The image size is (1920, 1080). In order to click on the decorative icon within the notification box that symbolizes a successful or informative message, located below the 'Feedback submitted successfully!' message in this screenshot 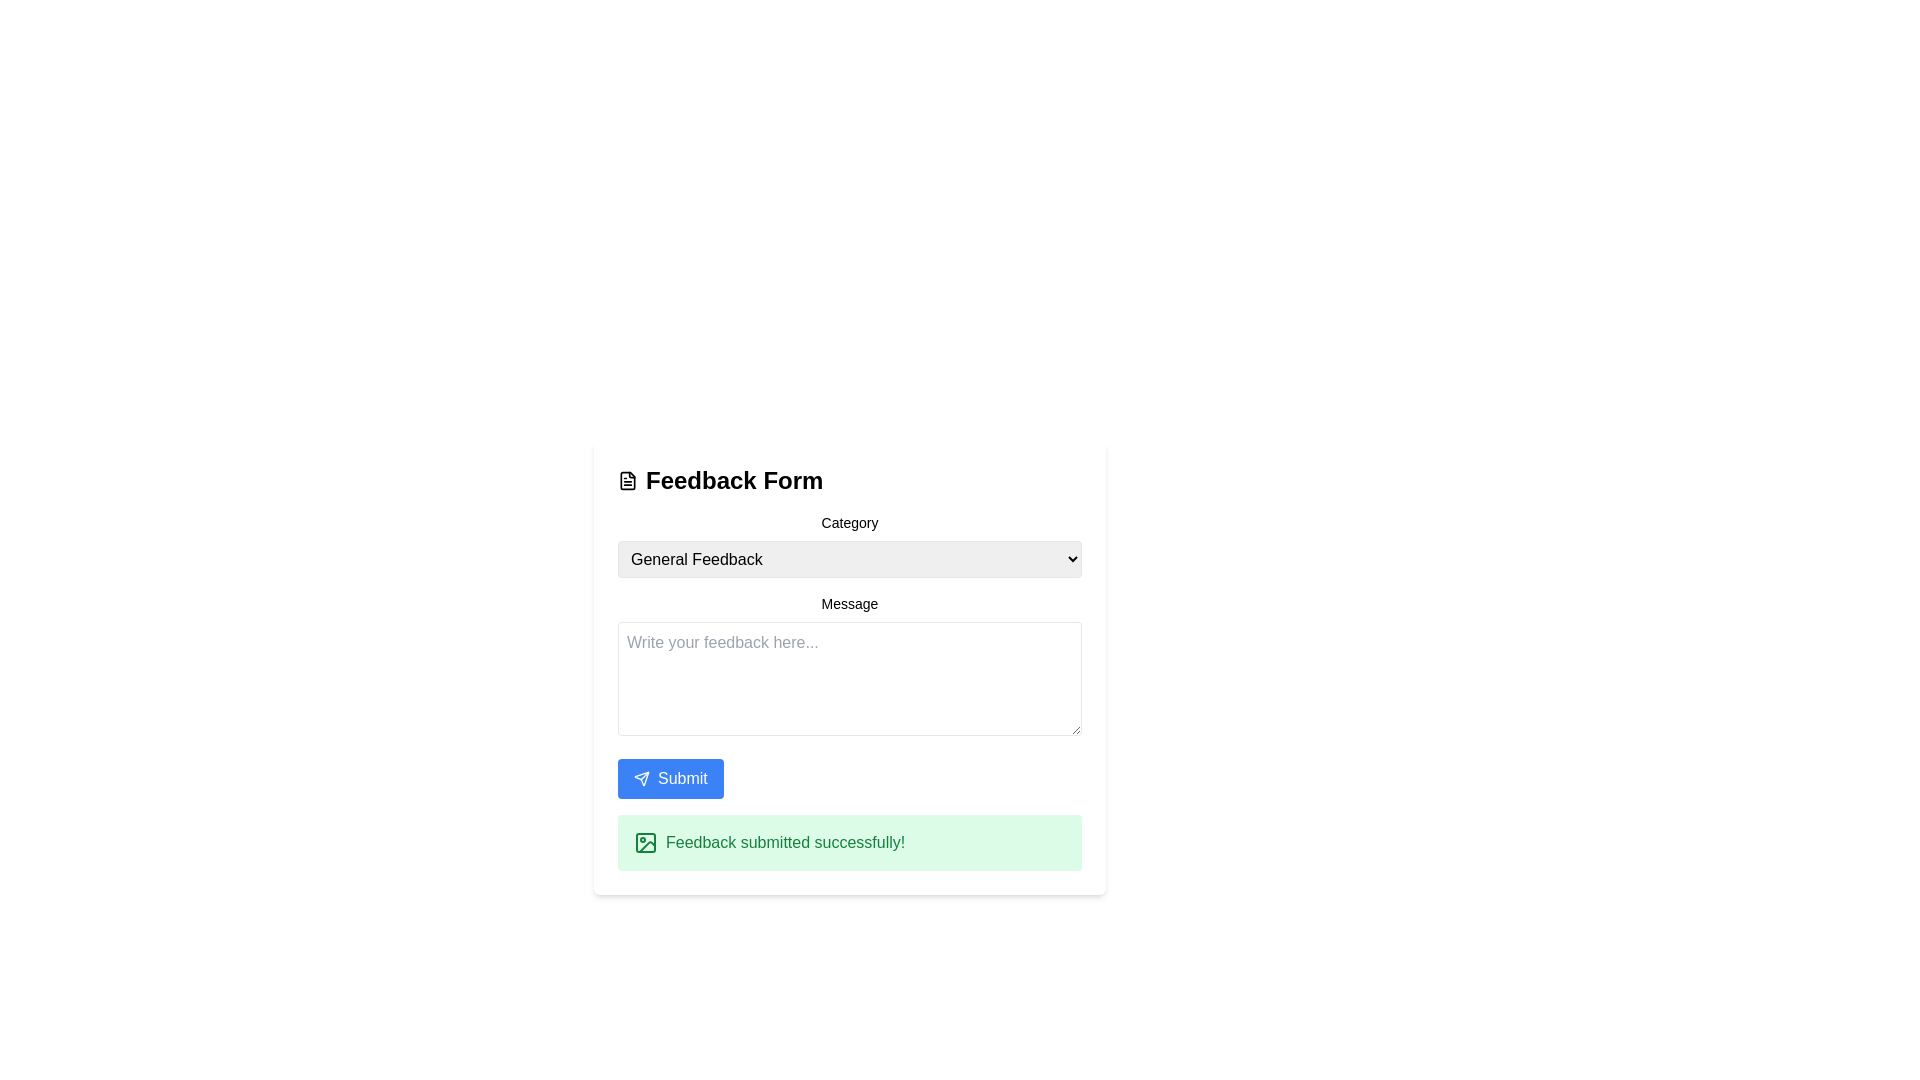, I will do `click(646, 843)`.